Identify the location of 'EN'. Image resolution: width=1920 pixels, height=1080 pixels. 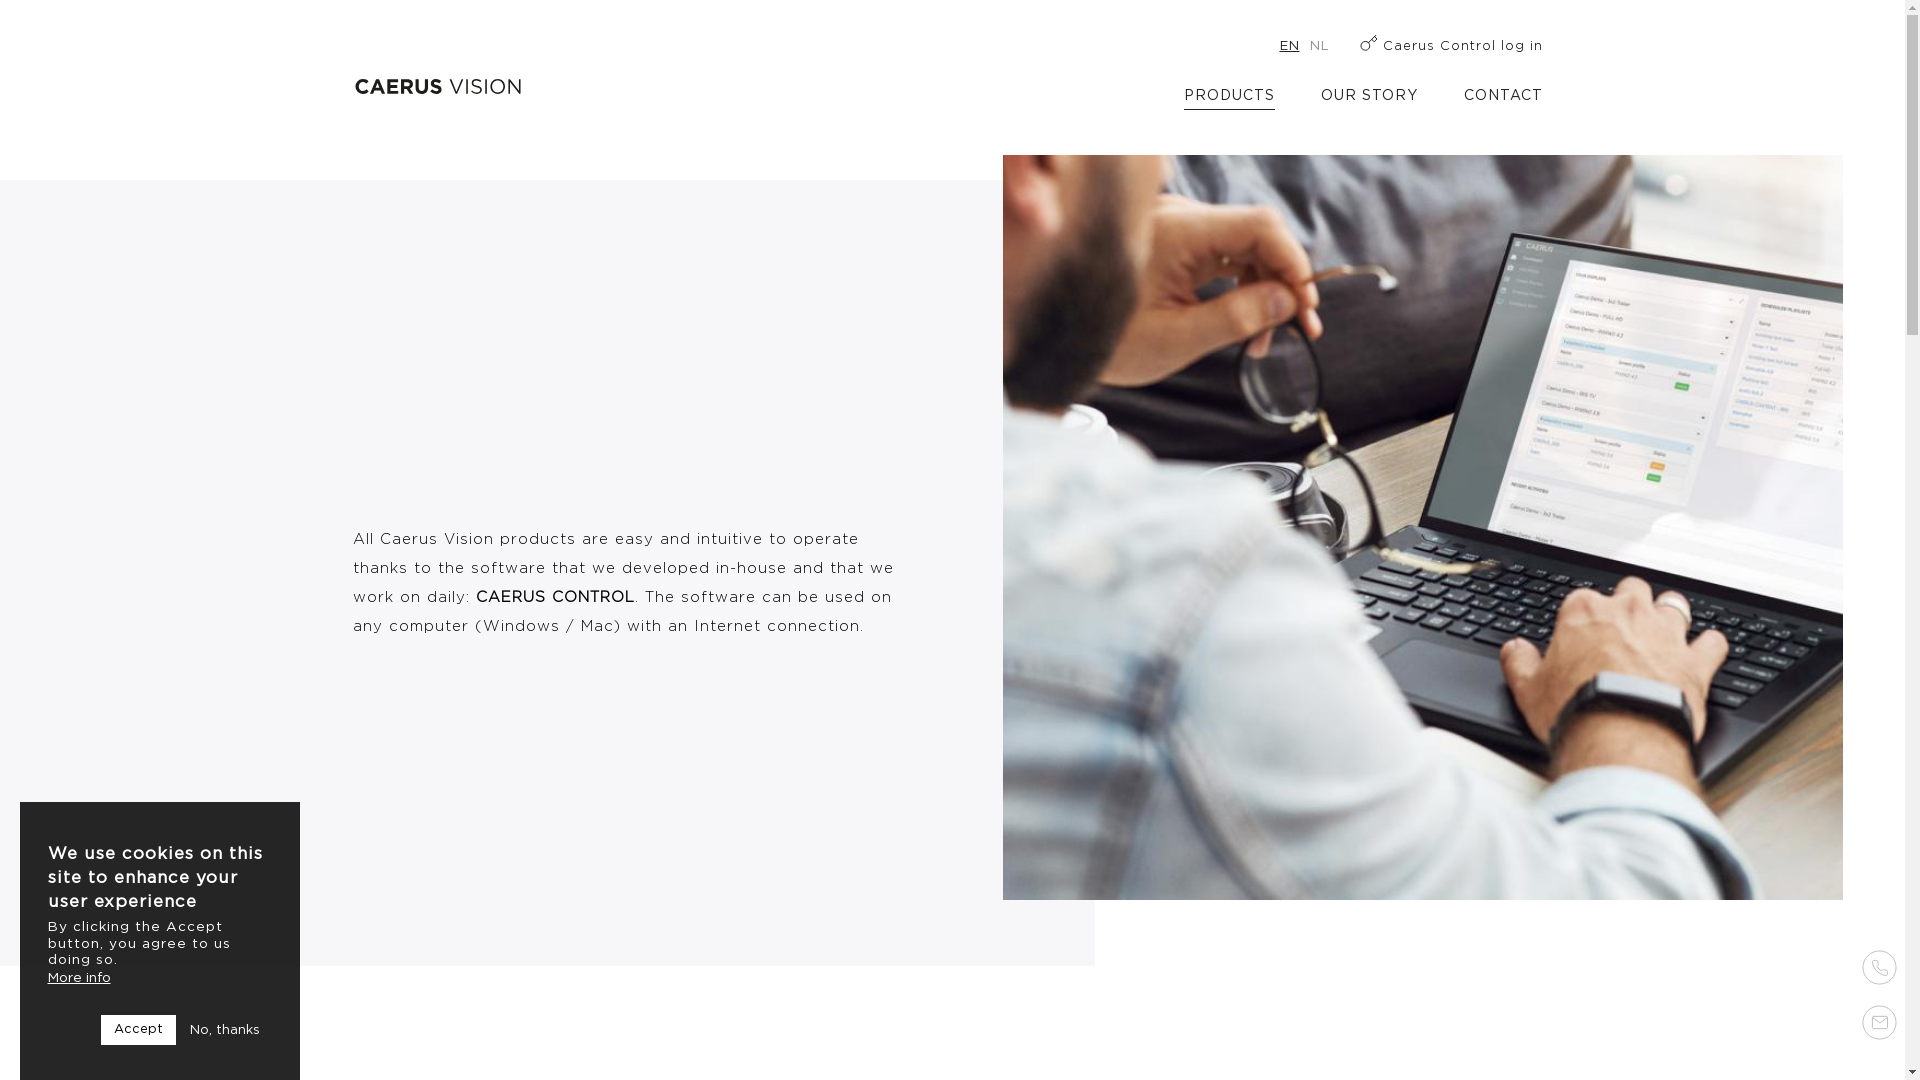
(1290, 45).